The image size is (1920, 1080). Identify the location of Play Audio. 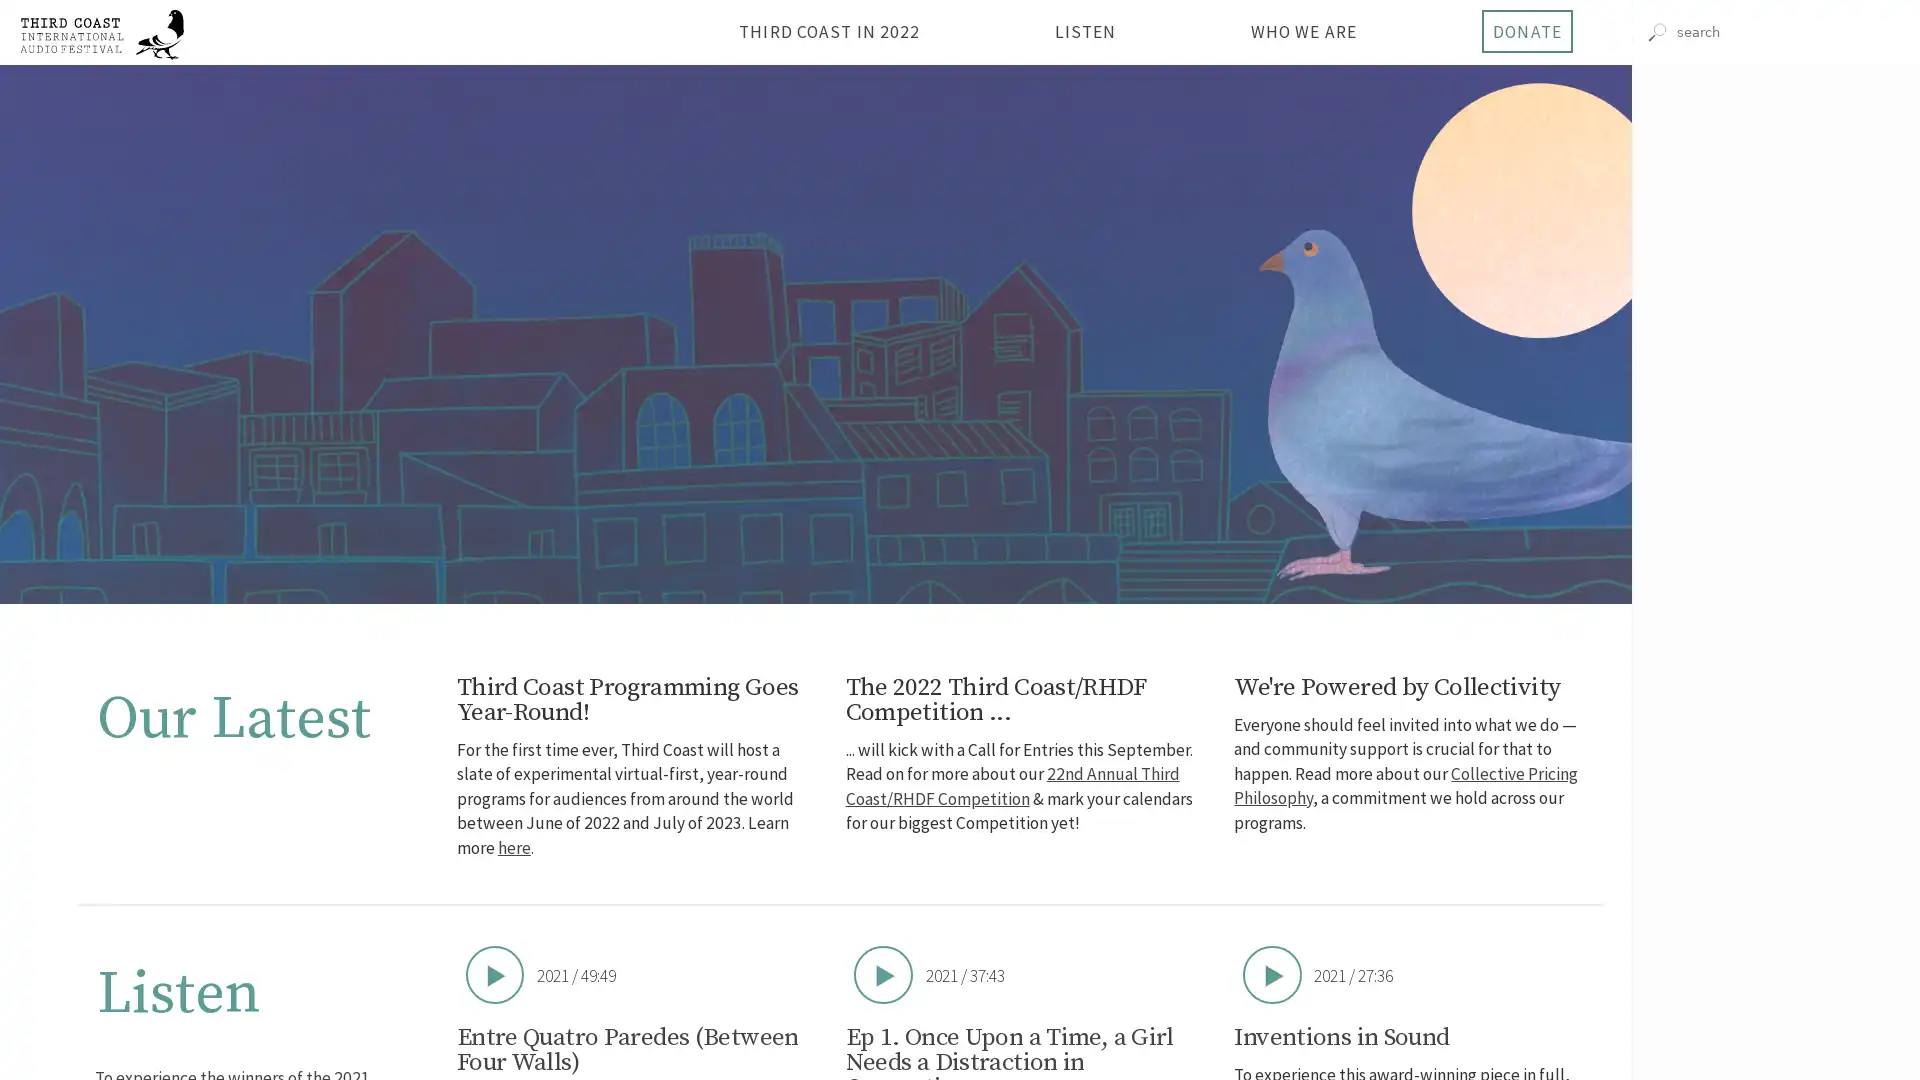
(1776, 209).